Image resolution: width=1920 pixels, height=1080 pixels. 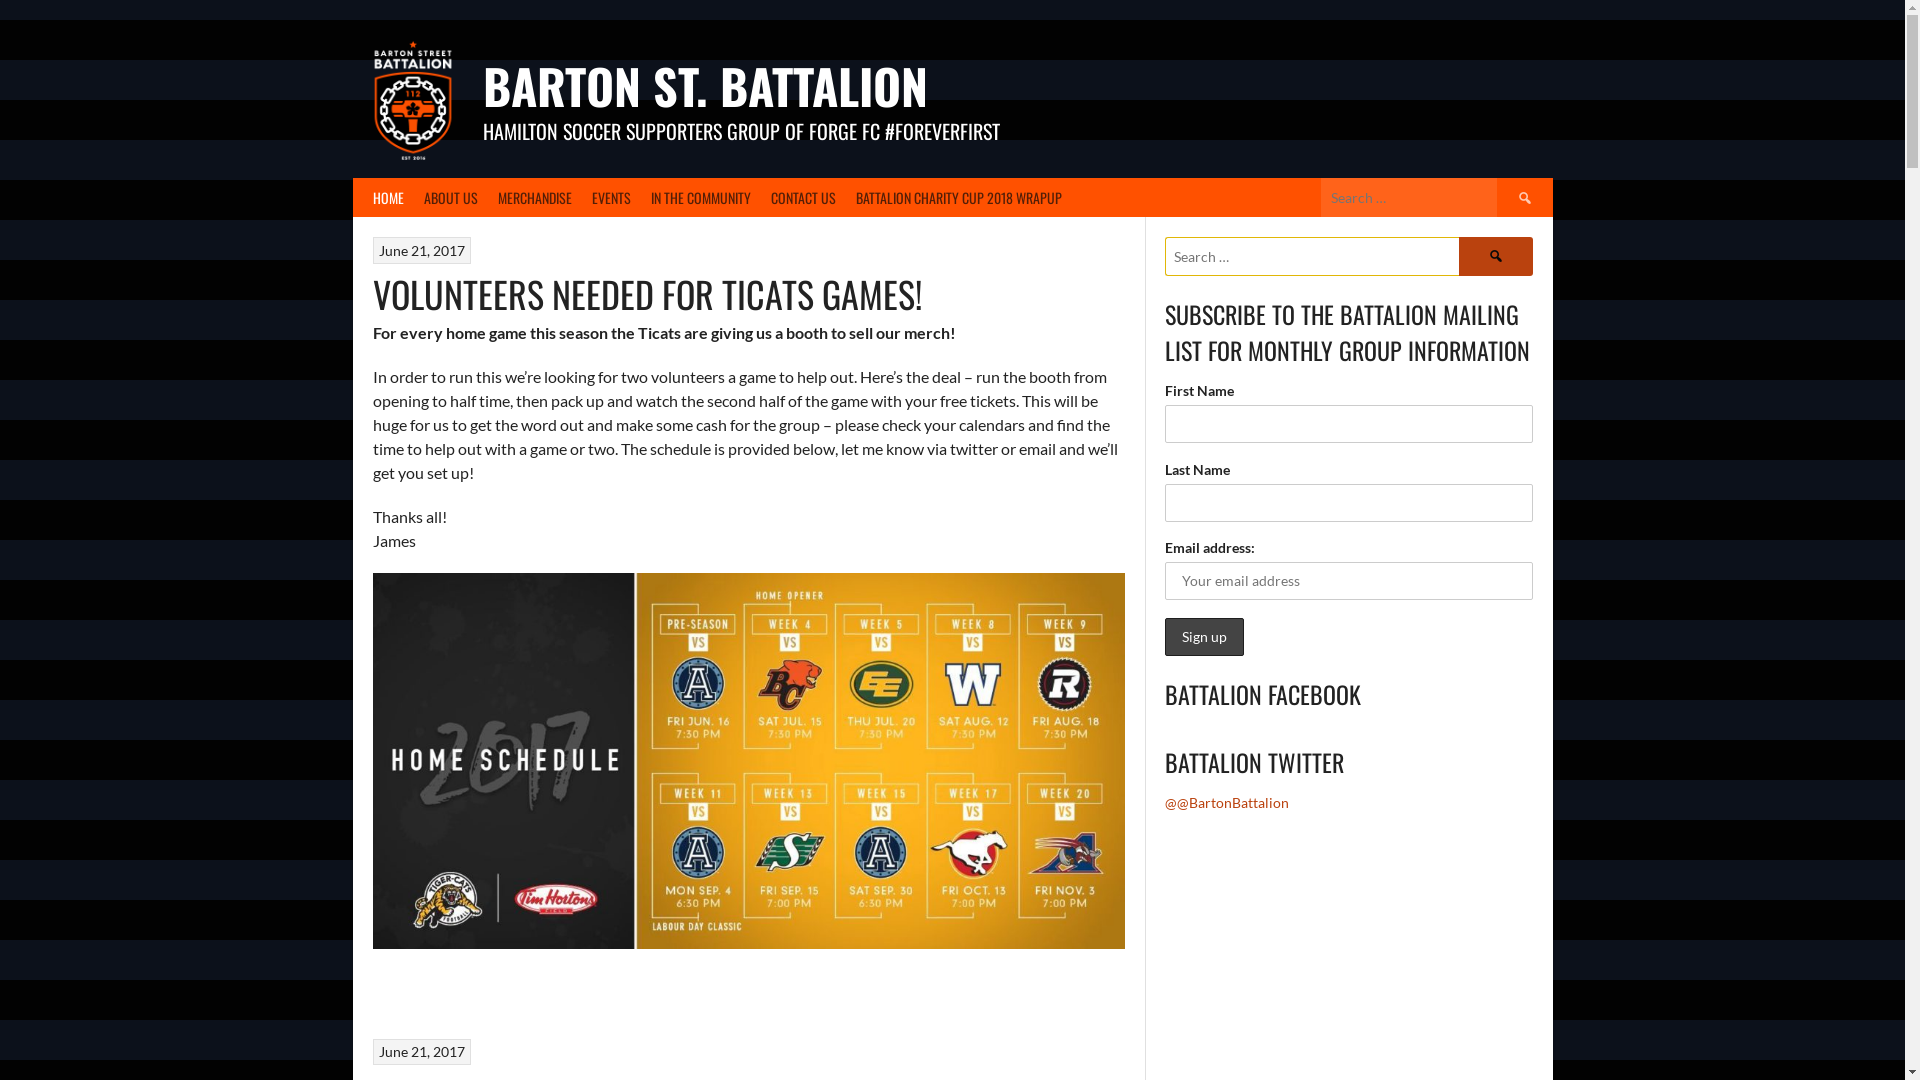 What do you see at coordinates (704, 84) in the screenshot?
I see `'BARTON ST. BATTALION'` at bounding box center [704, 84].